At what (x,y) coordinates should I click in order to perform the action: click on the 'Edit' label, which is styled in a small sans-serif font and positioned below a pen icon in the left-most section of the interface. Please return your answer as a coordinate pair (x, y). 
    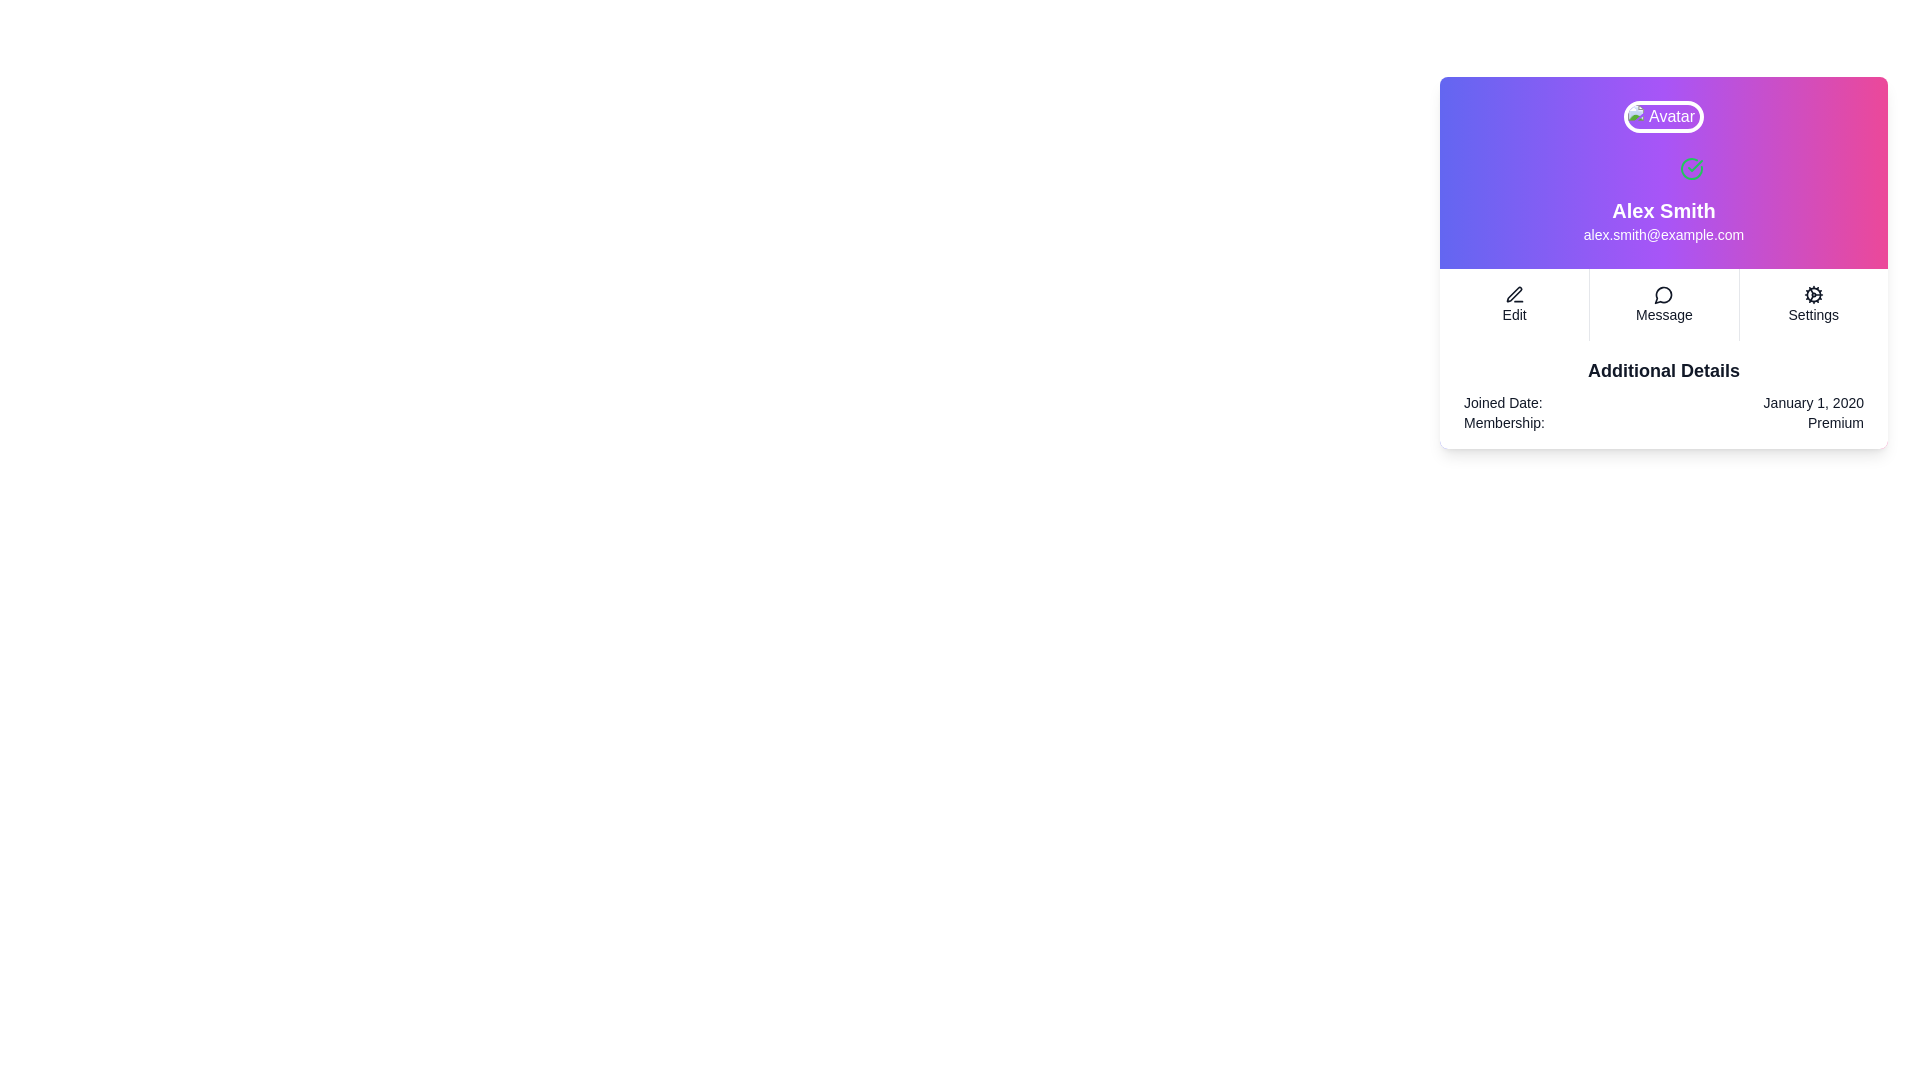
    Looking at the image, I should click on (1514, 315).